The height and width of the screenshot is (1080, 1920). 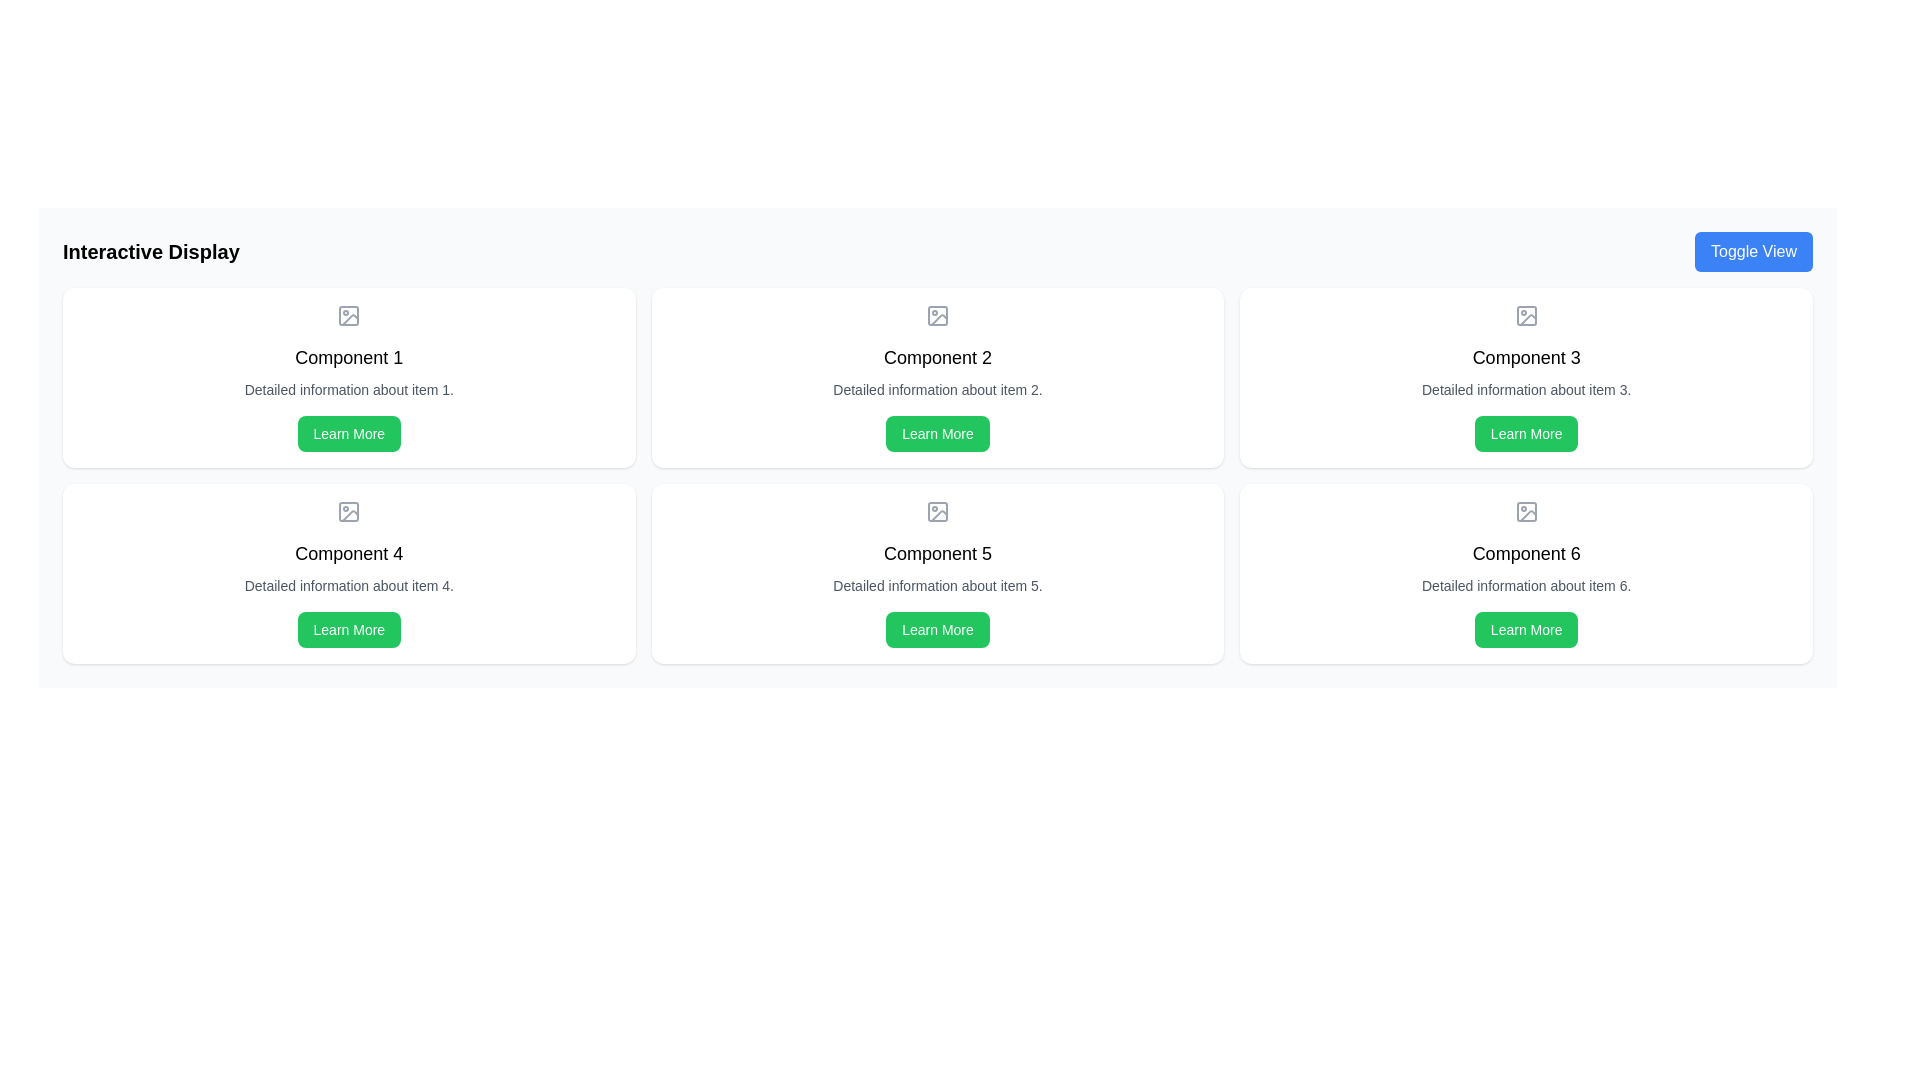 What do you see at coordinates (936, 315) in the screenshot?
I see `the icon resembling a stylized image with a frame and a small circular feature inside it, located at the top center of the card labeled 'Component 2'` at bounding box center [936, 315].